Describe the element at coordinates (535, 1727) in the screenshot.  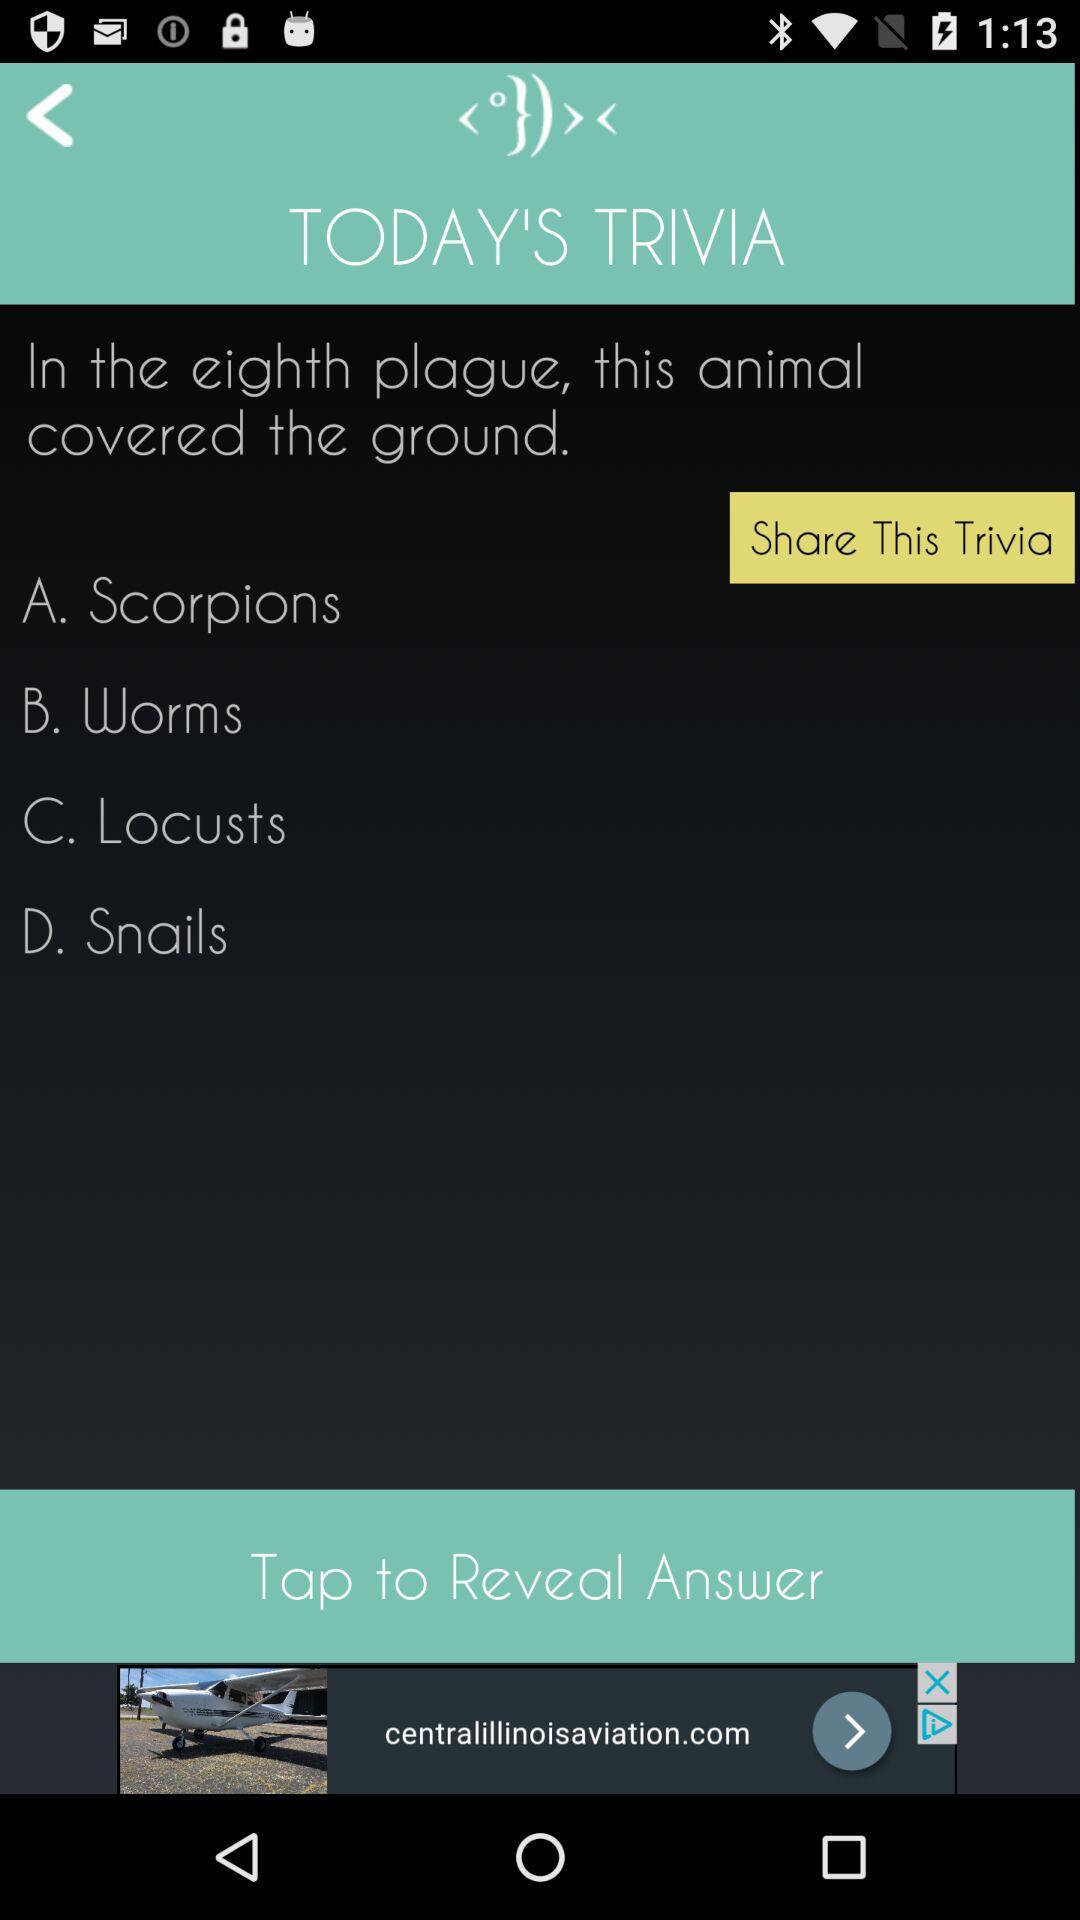
I see `advertisement website` at that location.